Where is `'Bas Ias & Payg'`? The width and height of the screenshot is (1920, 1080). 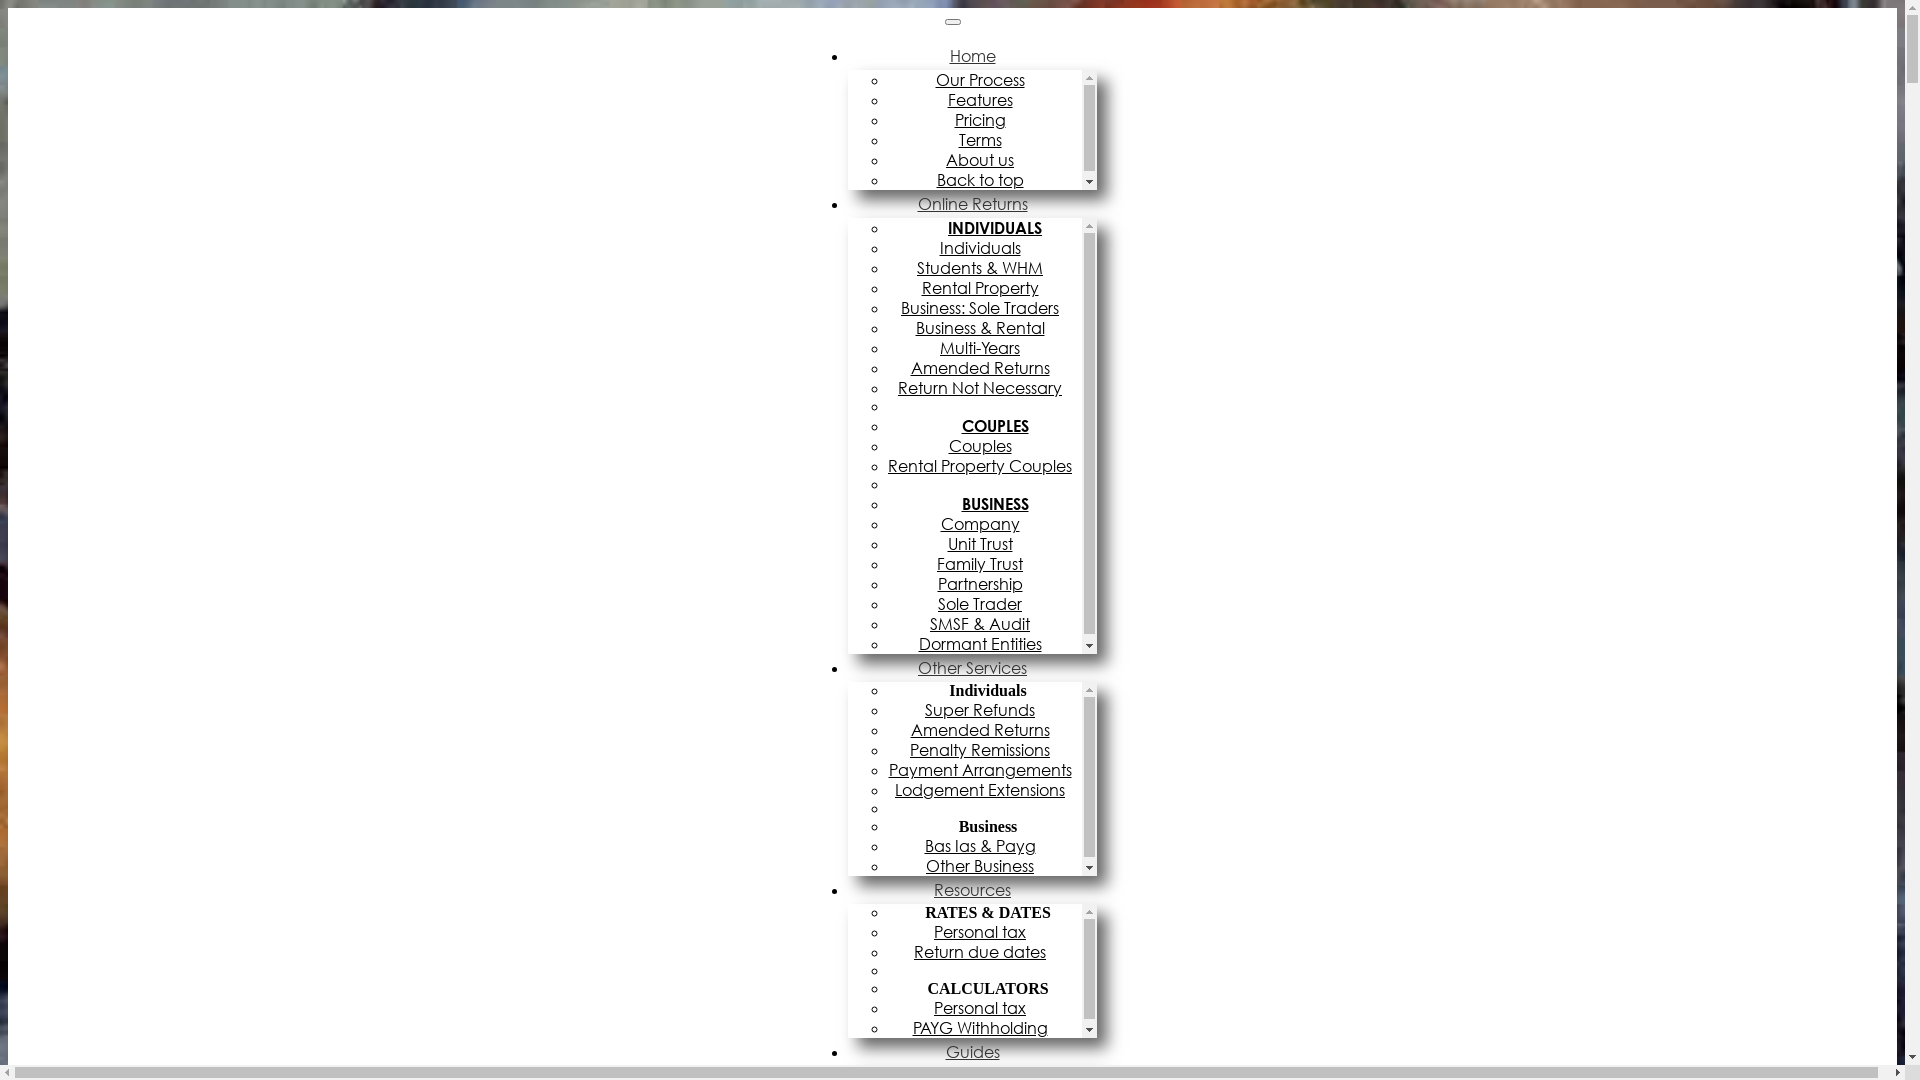
'Bas Ias & Payg' is located at coordinates (984, 845).